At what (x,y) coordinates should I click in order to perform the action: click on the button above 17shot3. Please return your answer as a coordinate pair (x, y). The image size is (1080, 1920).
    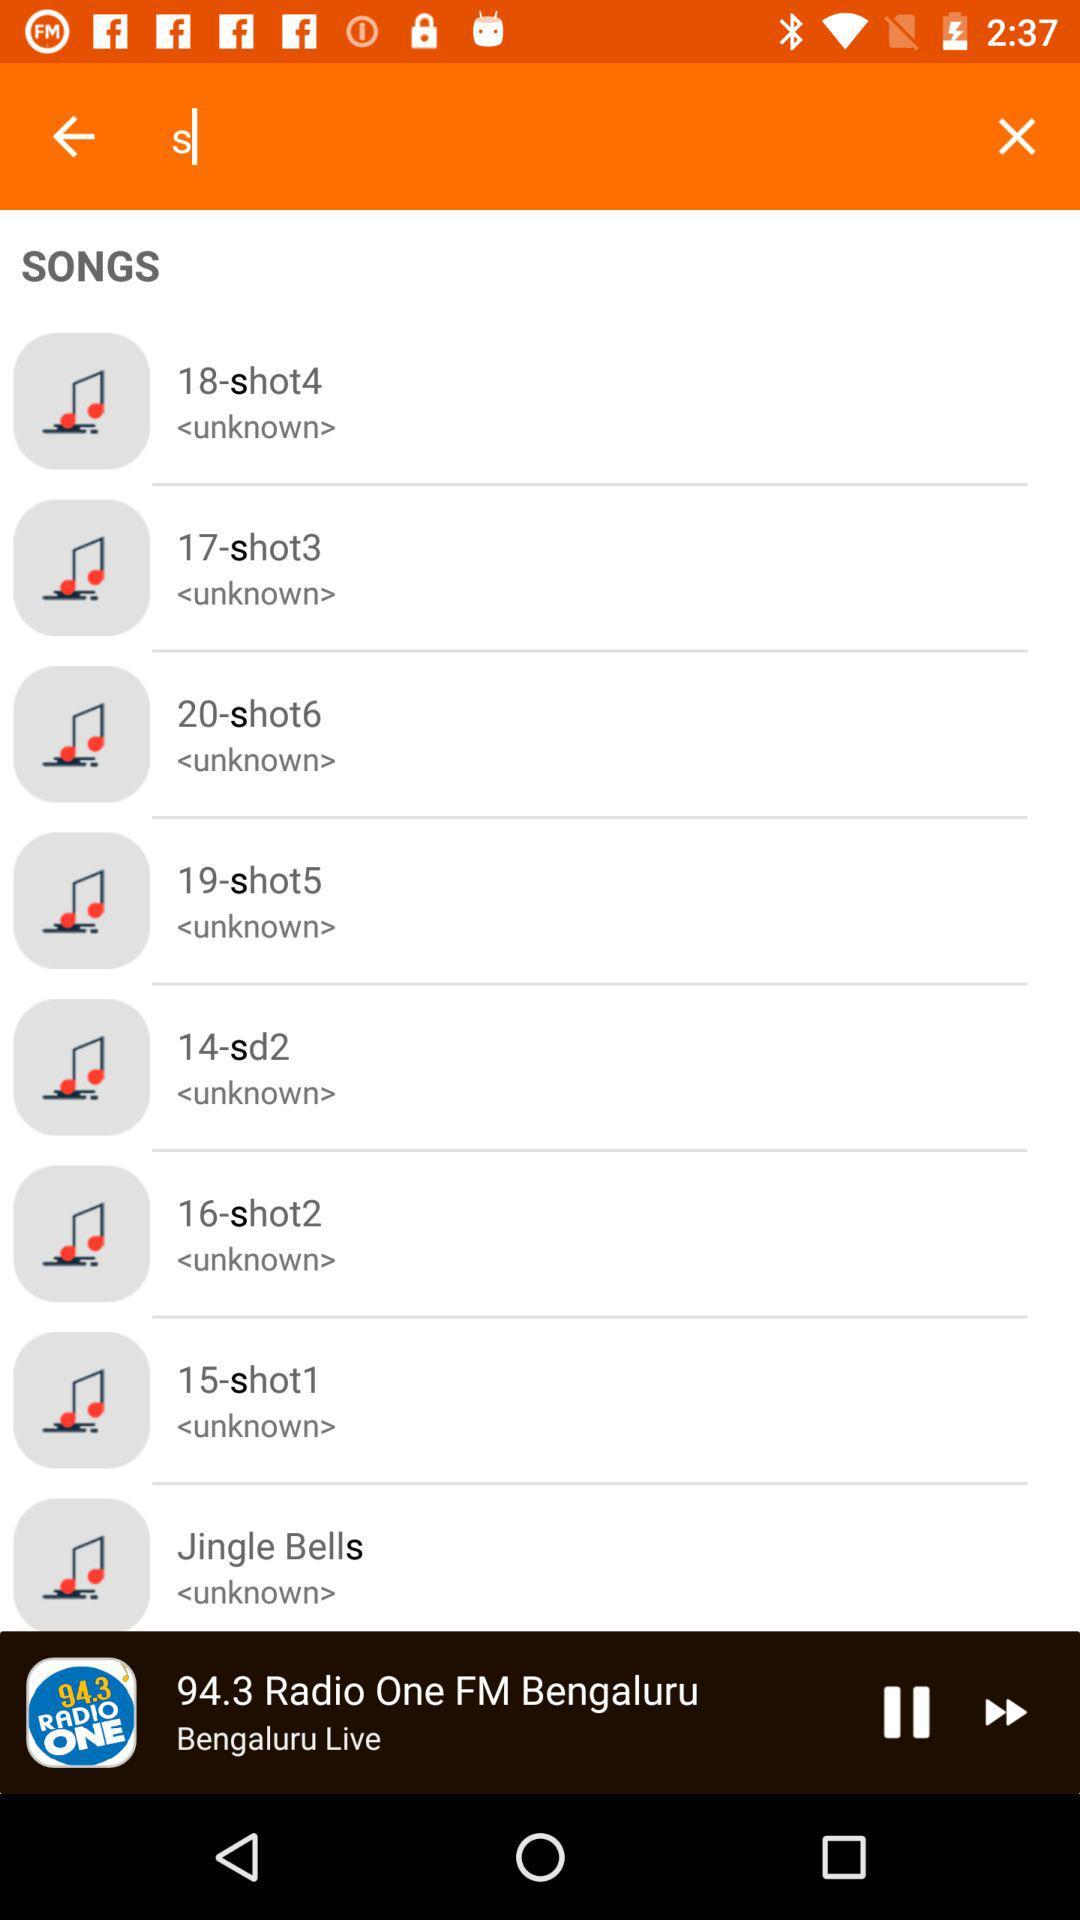
    Looking at the image, I should click on (627, 400).